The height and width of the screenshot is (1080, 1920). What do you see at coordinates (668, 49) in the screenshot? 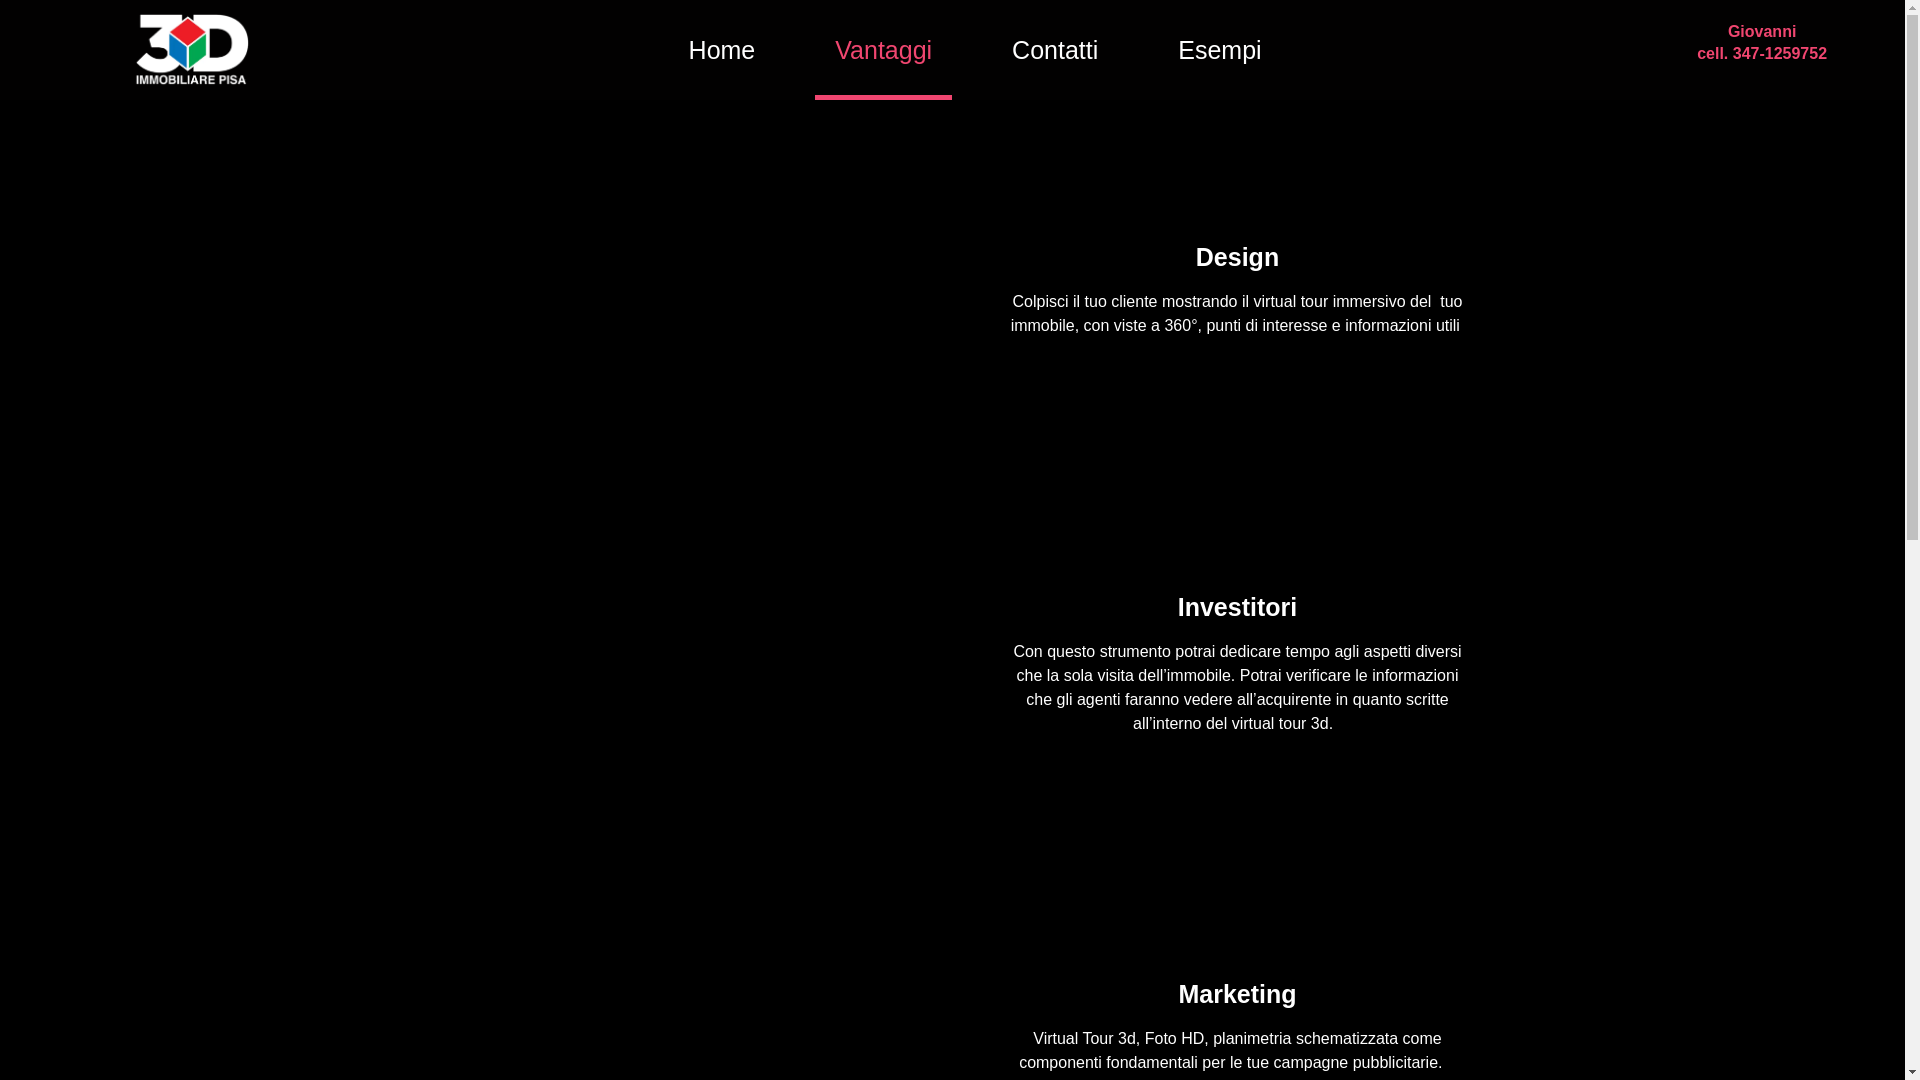
I see `'Home'` at bounding box center [668, 49].